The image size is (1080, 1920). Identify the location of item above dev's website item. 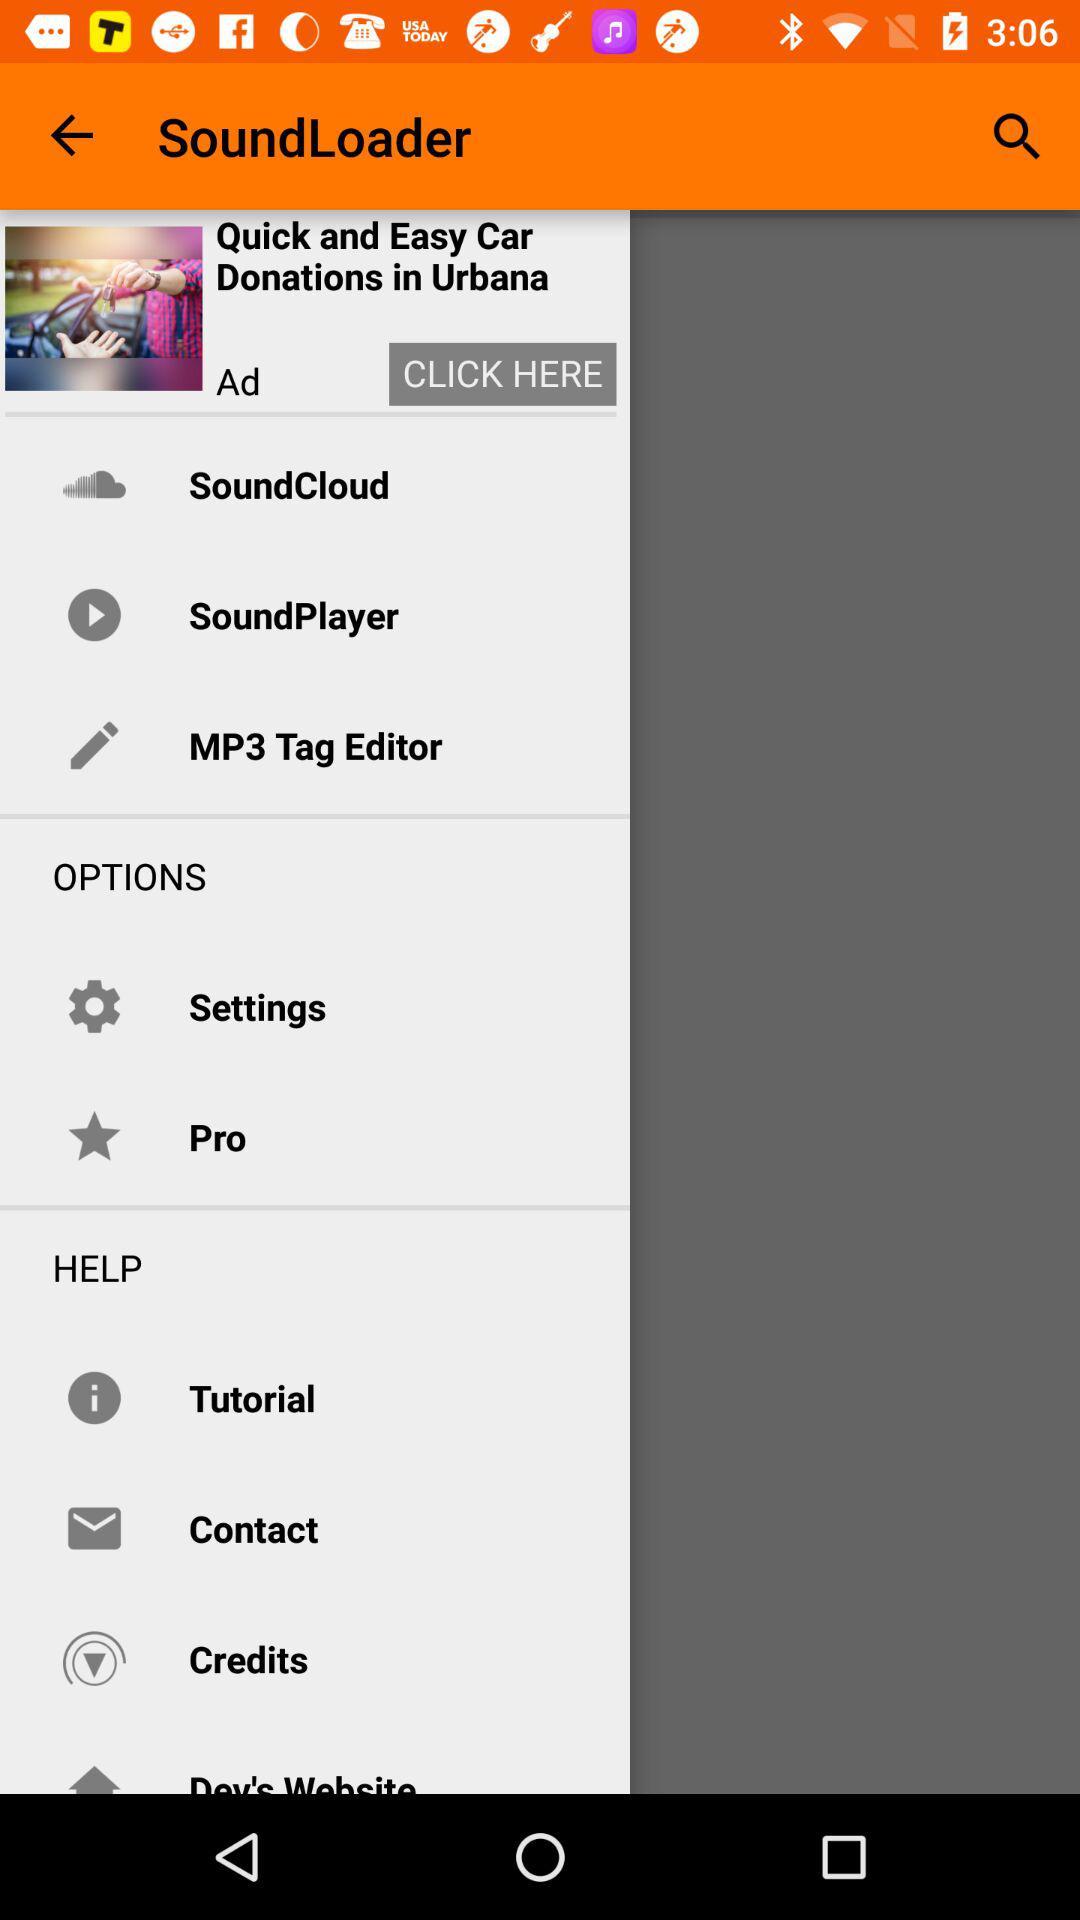
(247, 1659).